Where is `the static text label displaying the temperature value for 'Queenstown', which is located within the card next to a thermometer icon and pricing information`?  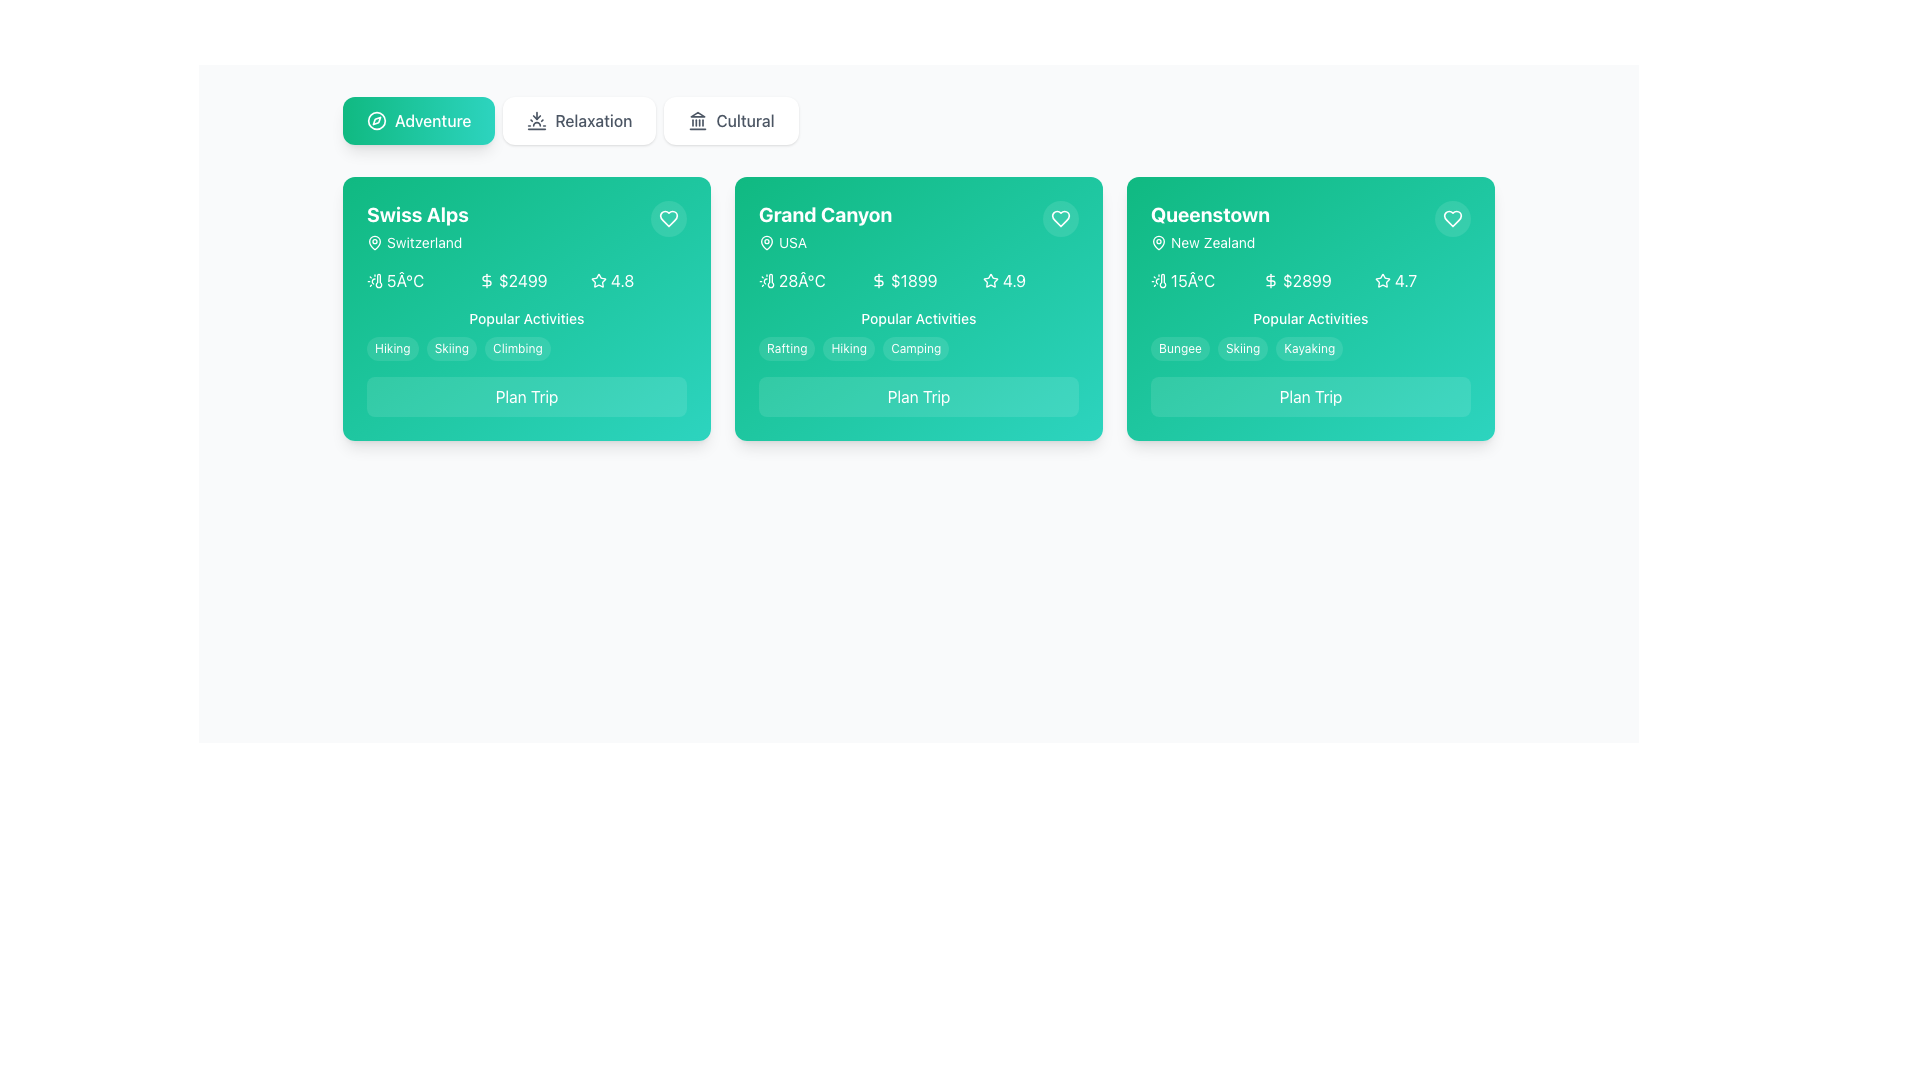
the static text label displaying the temperature value for 'Queenstown', which is located within the card next to a thermometer icon and pricing information is located at coordinates (1193, 281).